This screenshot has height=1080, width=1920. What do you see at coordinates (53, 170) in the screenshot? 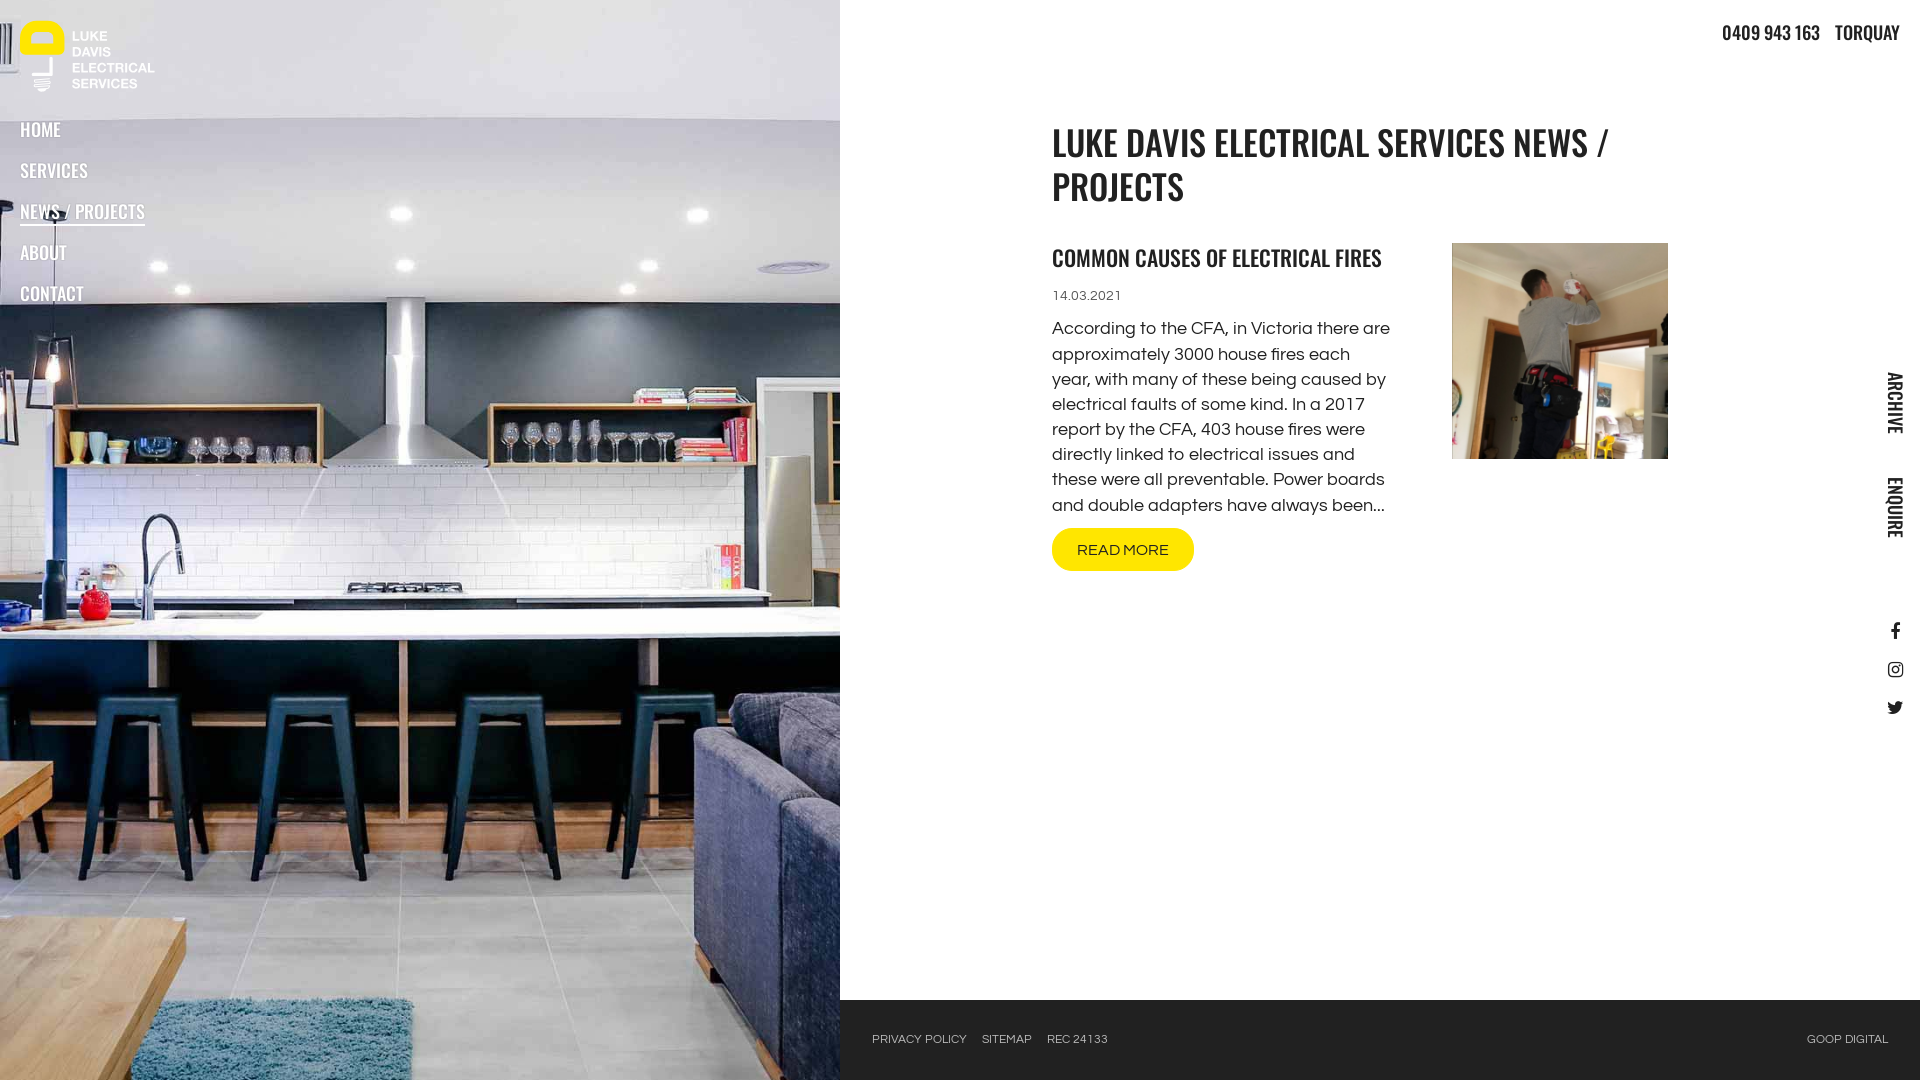
I see `'SERVICES'` at bounding box center [53, 170].